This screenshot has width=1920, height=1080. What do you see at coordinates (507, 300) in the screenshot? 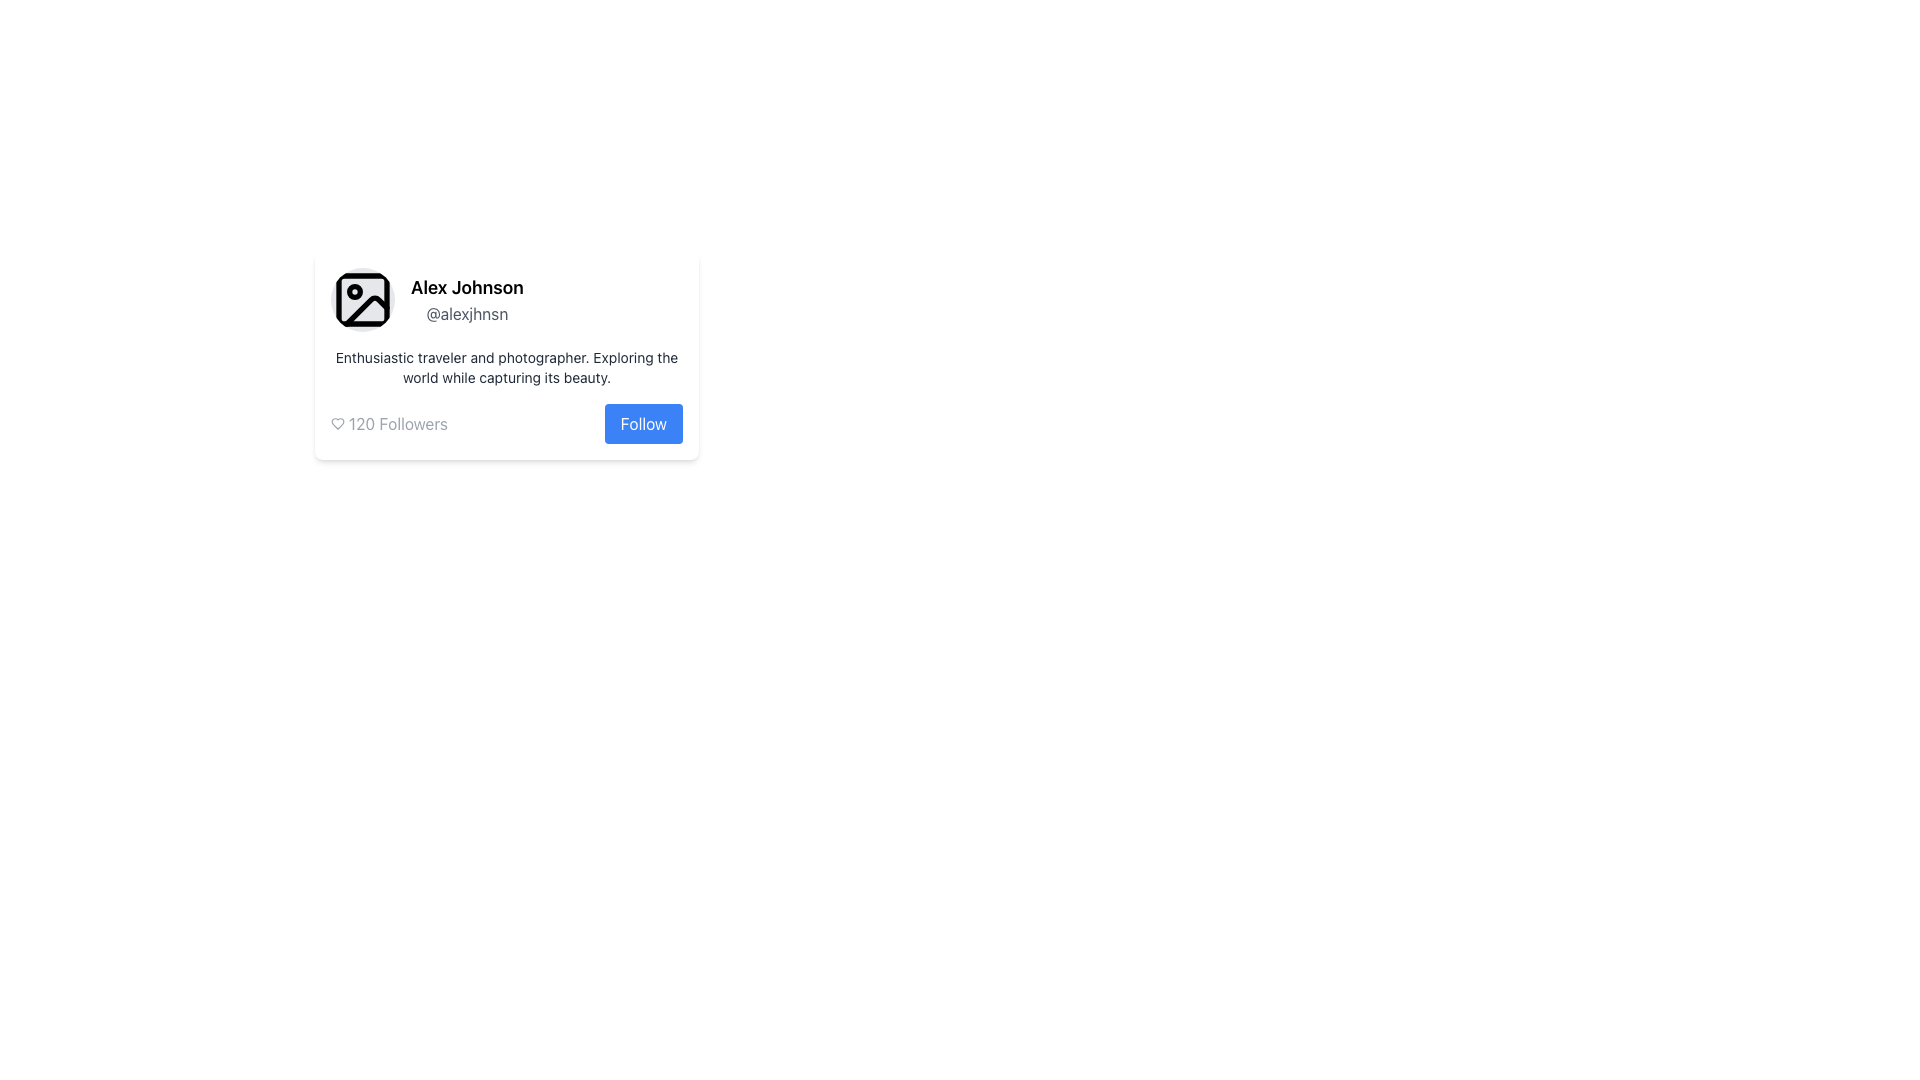
I see `the username '@alexjhnsn' in the User Profile Component to copy it` at bounding box center [507, 300].